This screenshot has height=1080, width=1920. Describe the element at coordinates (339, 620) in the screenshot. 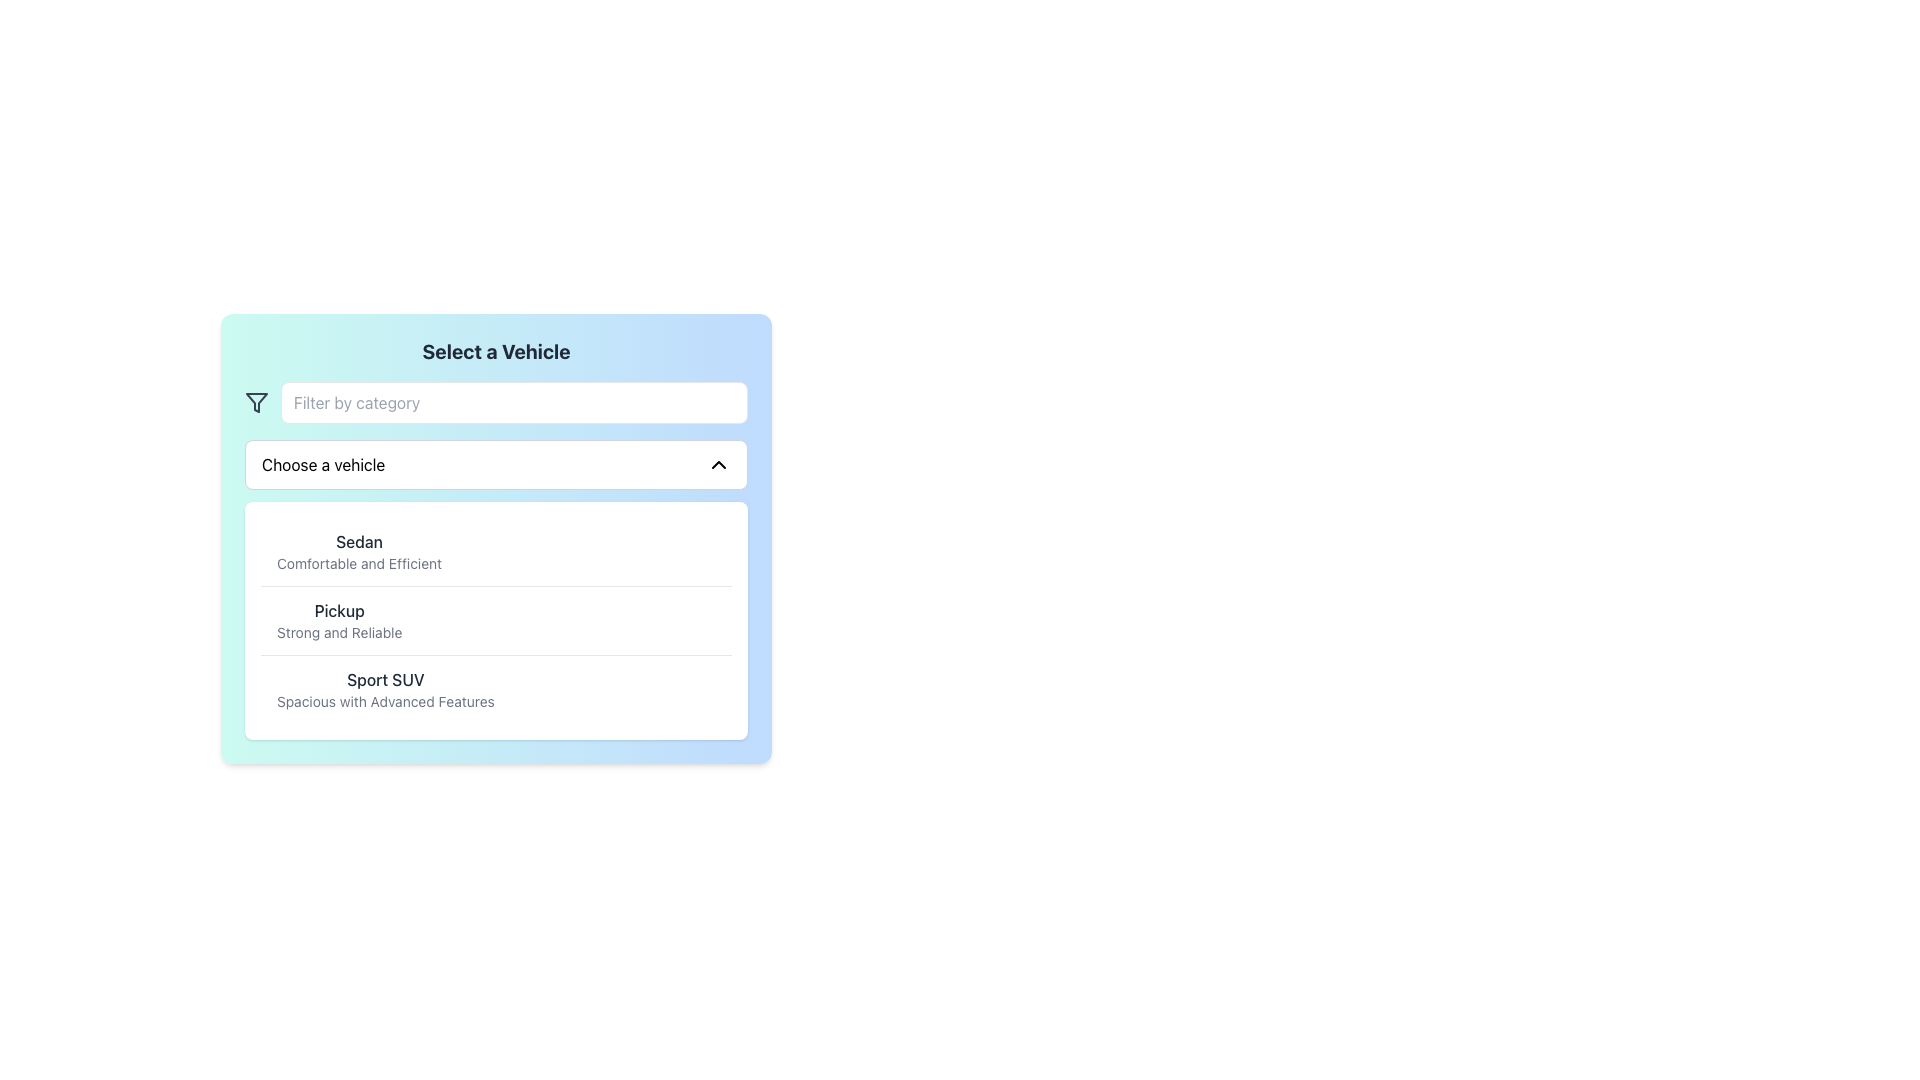

I see `the second list item displaying 'Pickup' and 'Strong and Reliable'` at that location.